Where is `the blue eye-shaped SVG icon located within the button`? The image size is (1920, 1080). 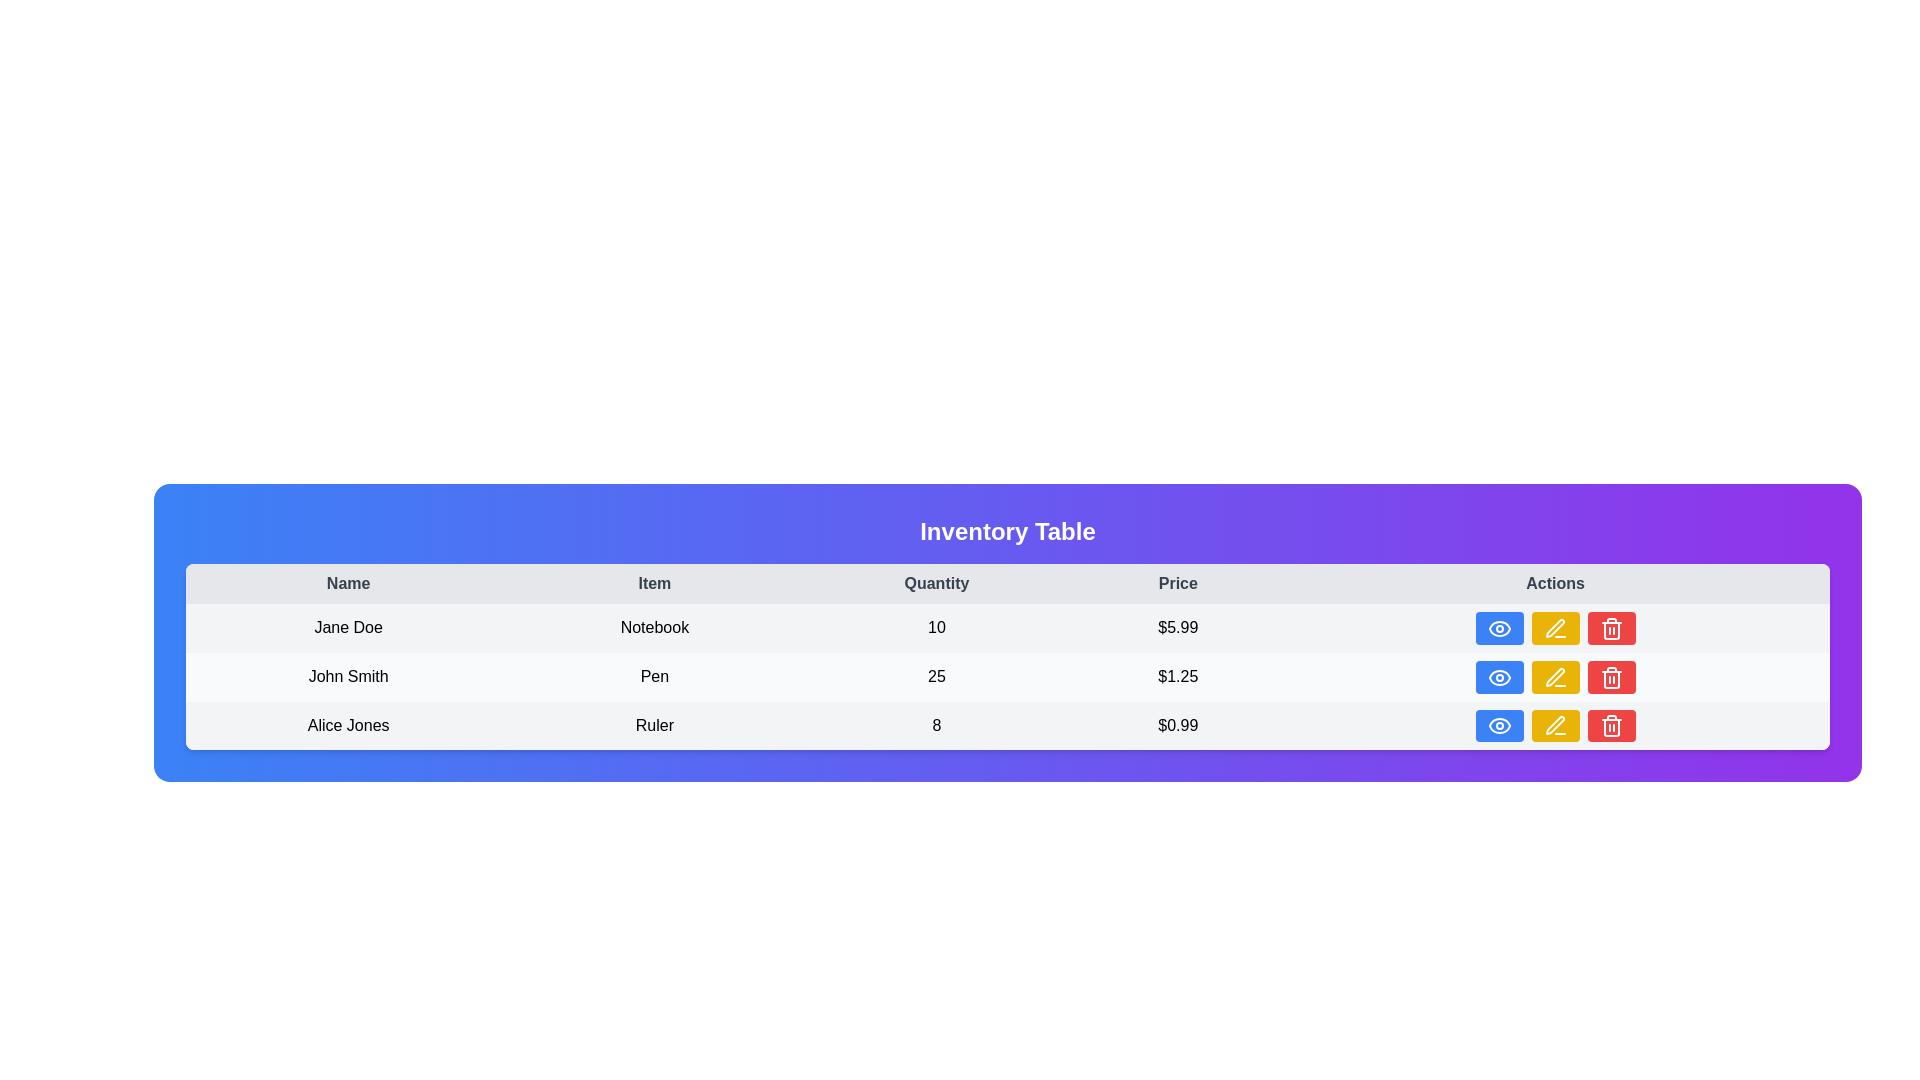 the blue eye-shaped SVG icon located within the button is located at coordinates (1499, 676).